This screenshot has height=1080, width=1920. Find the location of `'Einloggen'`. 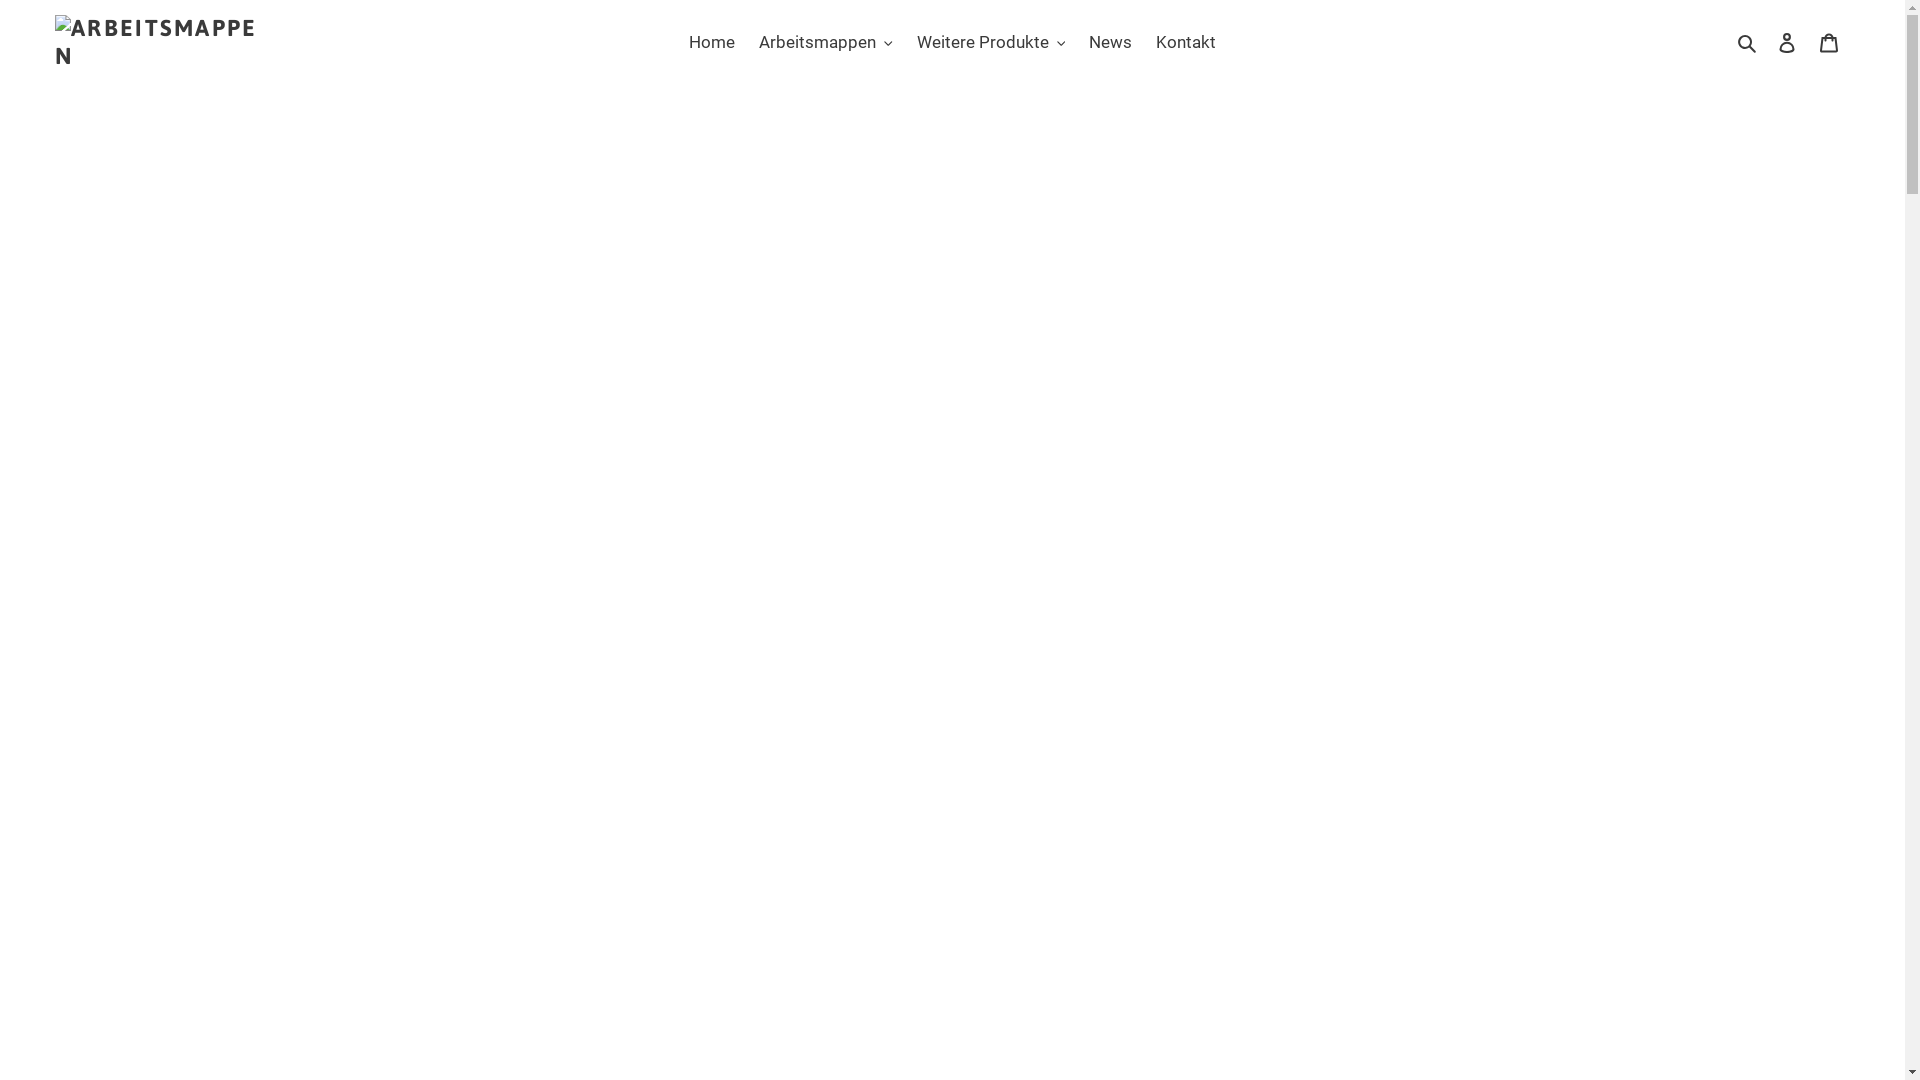

'Einloggen' is located at coordinates (1786, 42).